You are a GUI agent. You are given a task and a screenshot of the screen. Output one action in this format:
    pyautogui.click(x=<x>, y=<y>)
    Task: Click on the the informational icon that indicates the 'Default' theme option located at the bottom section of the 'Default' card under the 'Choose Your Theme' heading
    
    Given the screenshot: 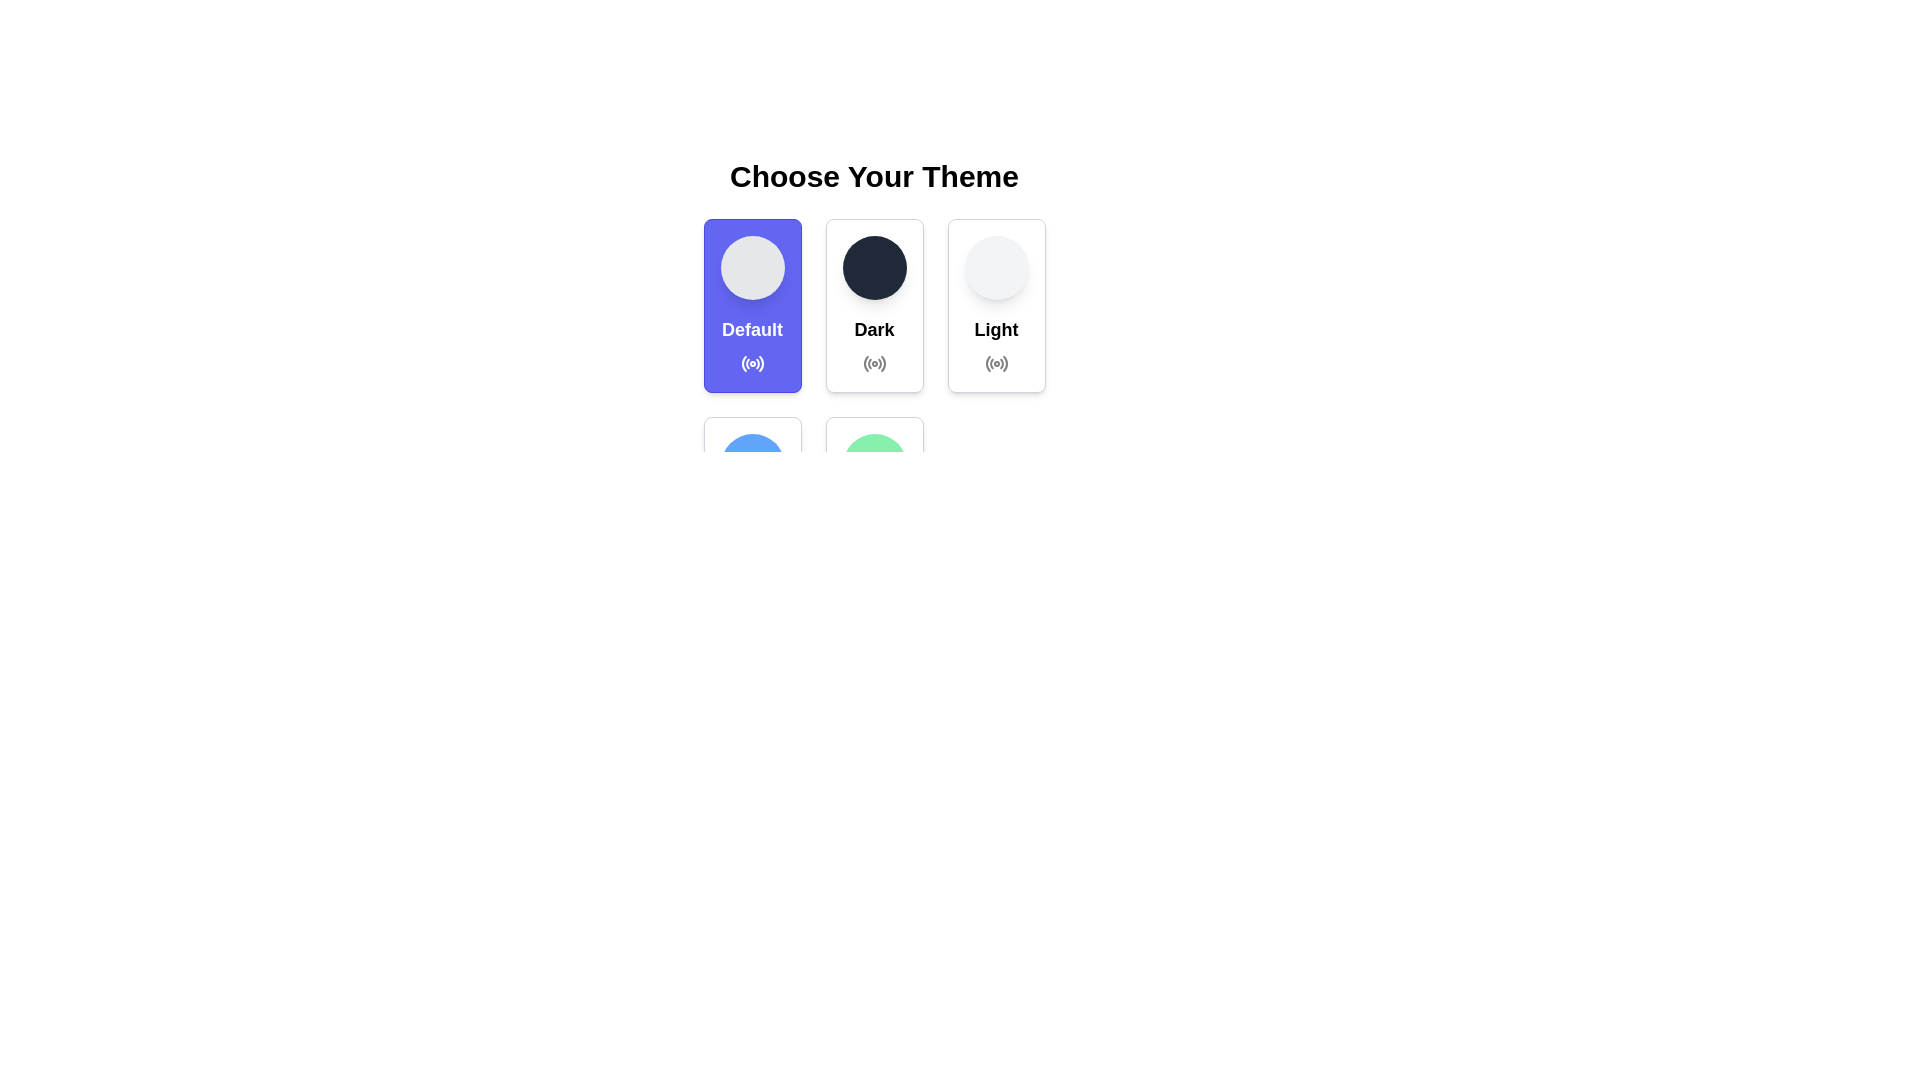 What is the action you would take?
    pyautogui.click(x=751, y=363)
    